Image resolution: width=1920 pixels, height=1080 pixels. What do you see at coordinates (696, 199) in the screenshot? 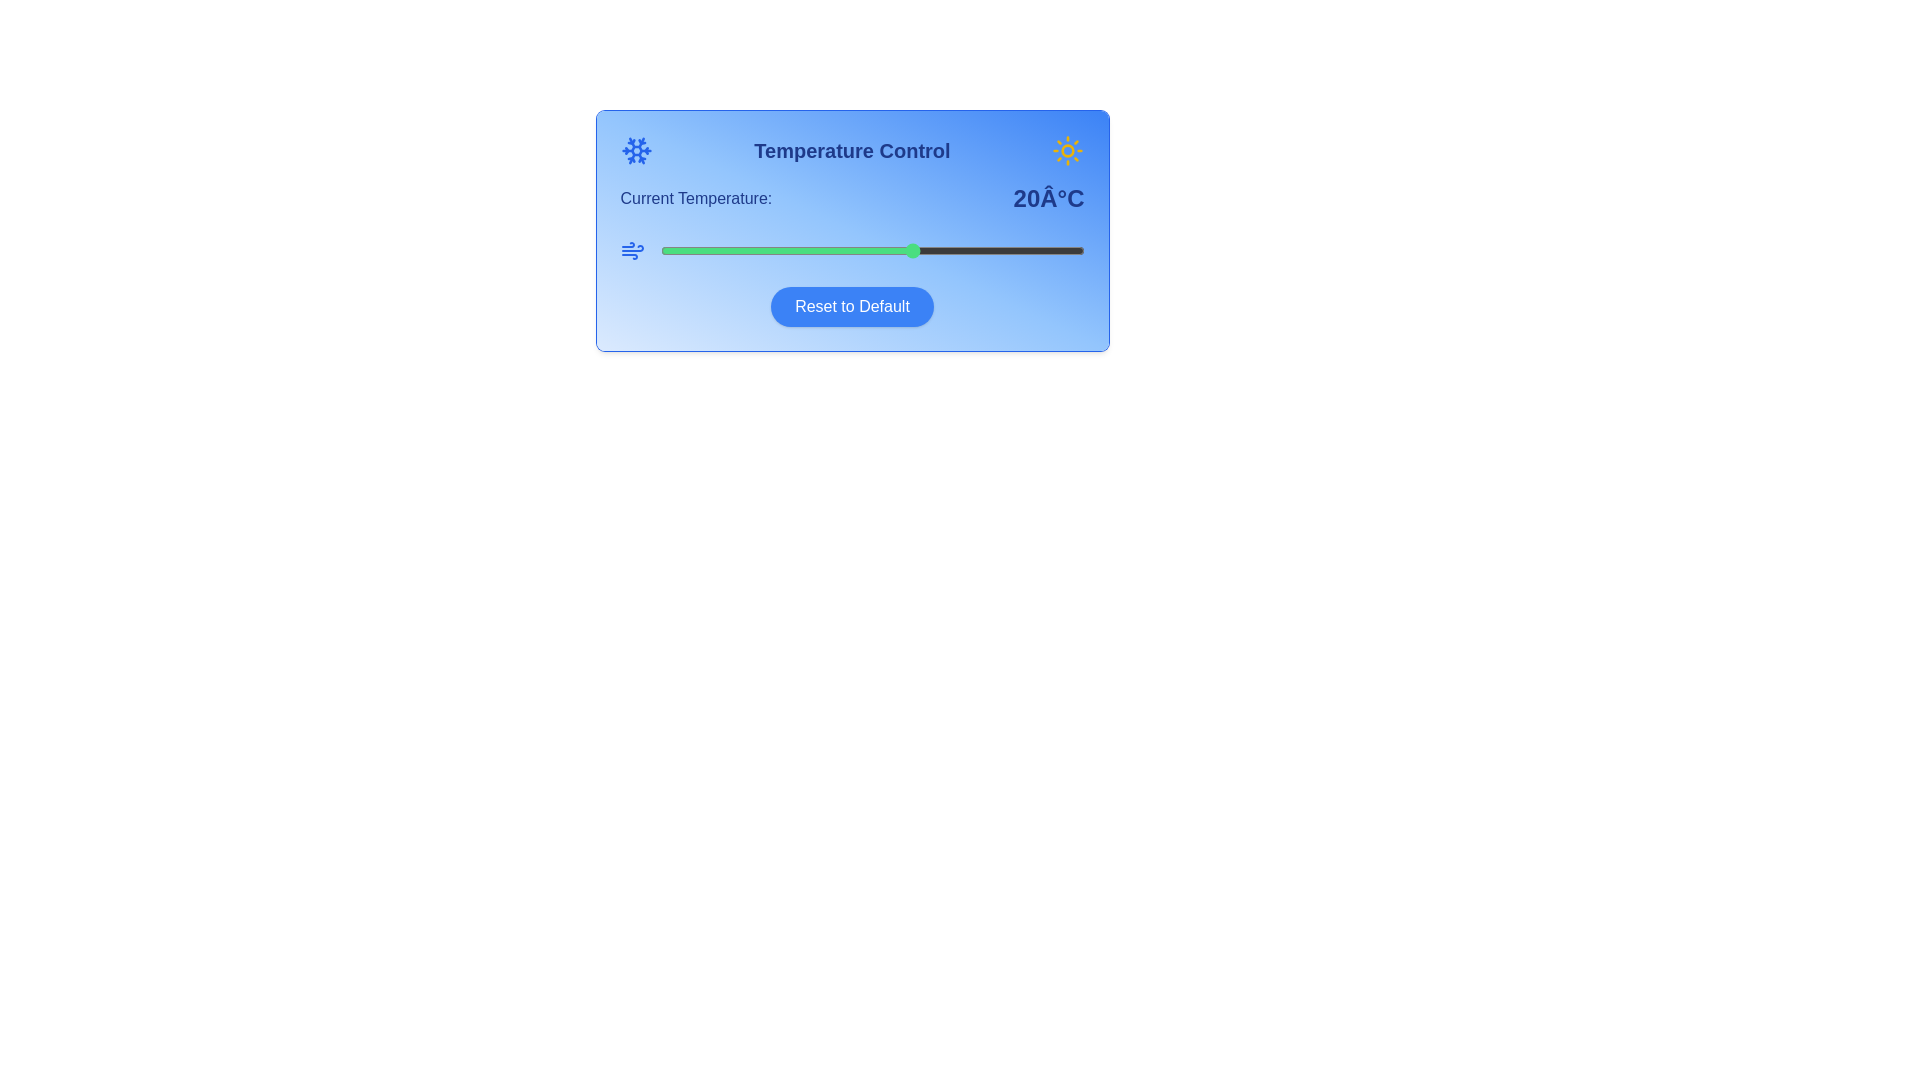
I see `the text label displaying 'Current Temperature:' which is positioned to the left of the bold number '20°C' in the upper-left segment of the blue-colored interface` at bounding box center [696, 199].